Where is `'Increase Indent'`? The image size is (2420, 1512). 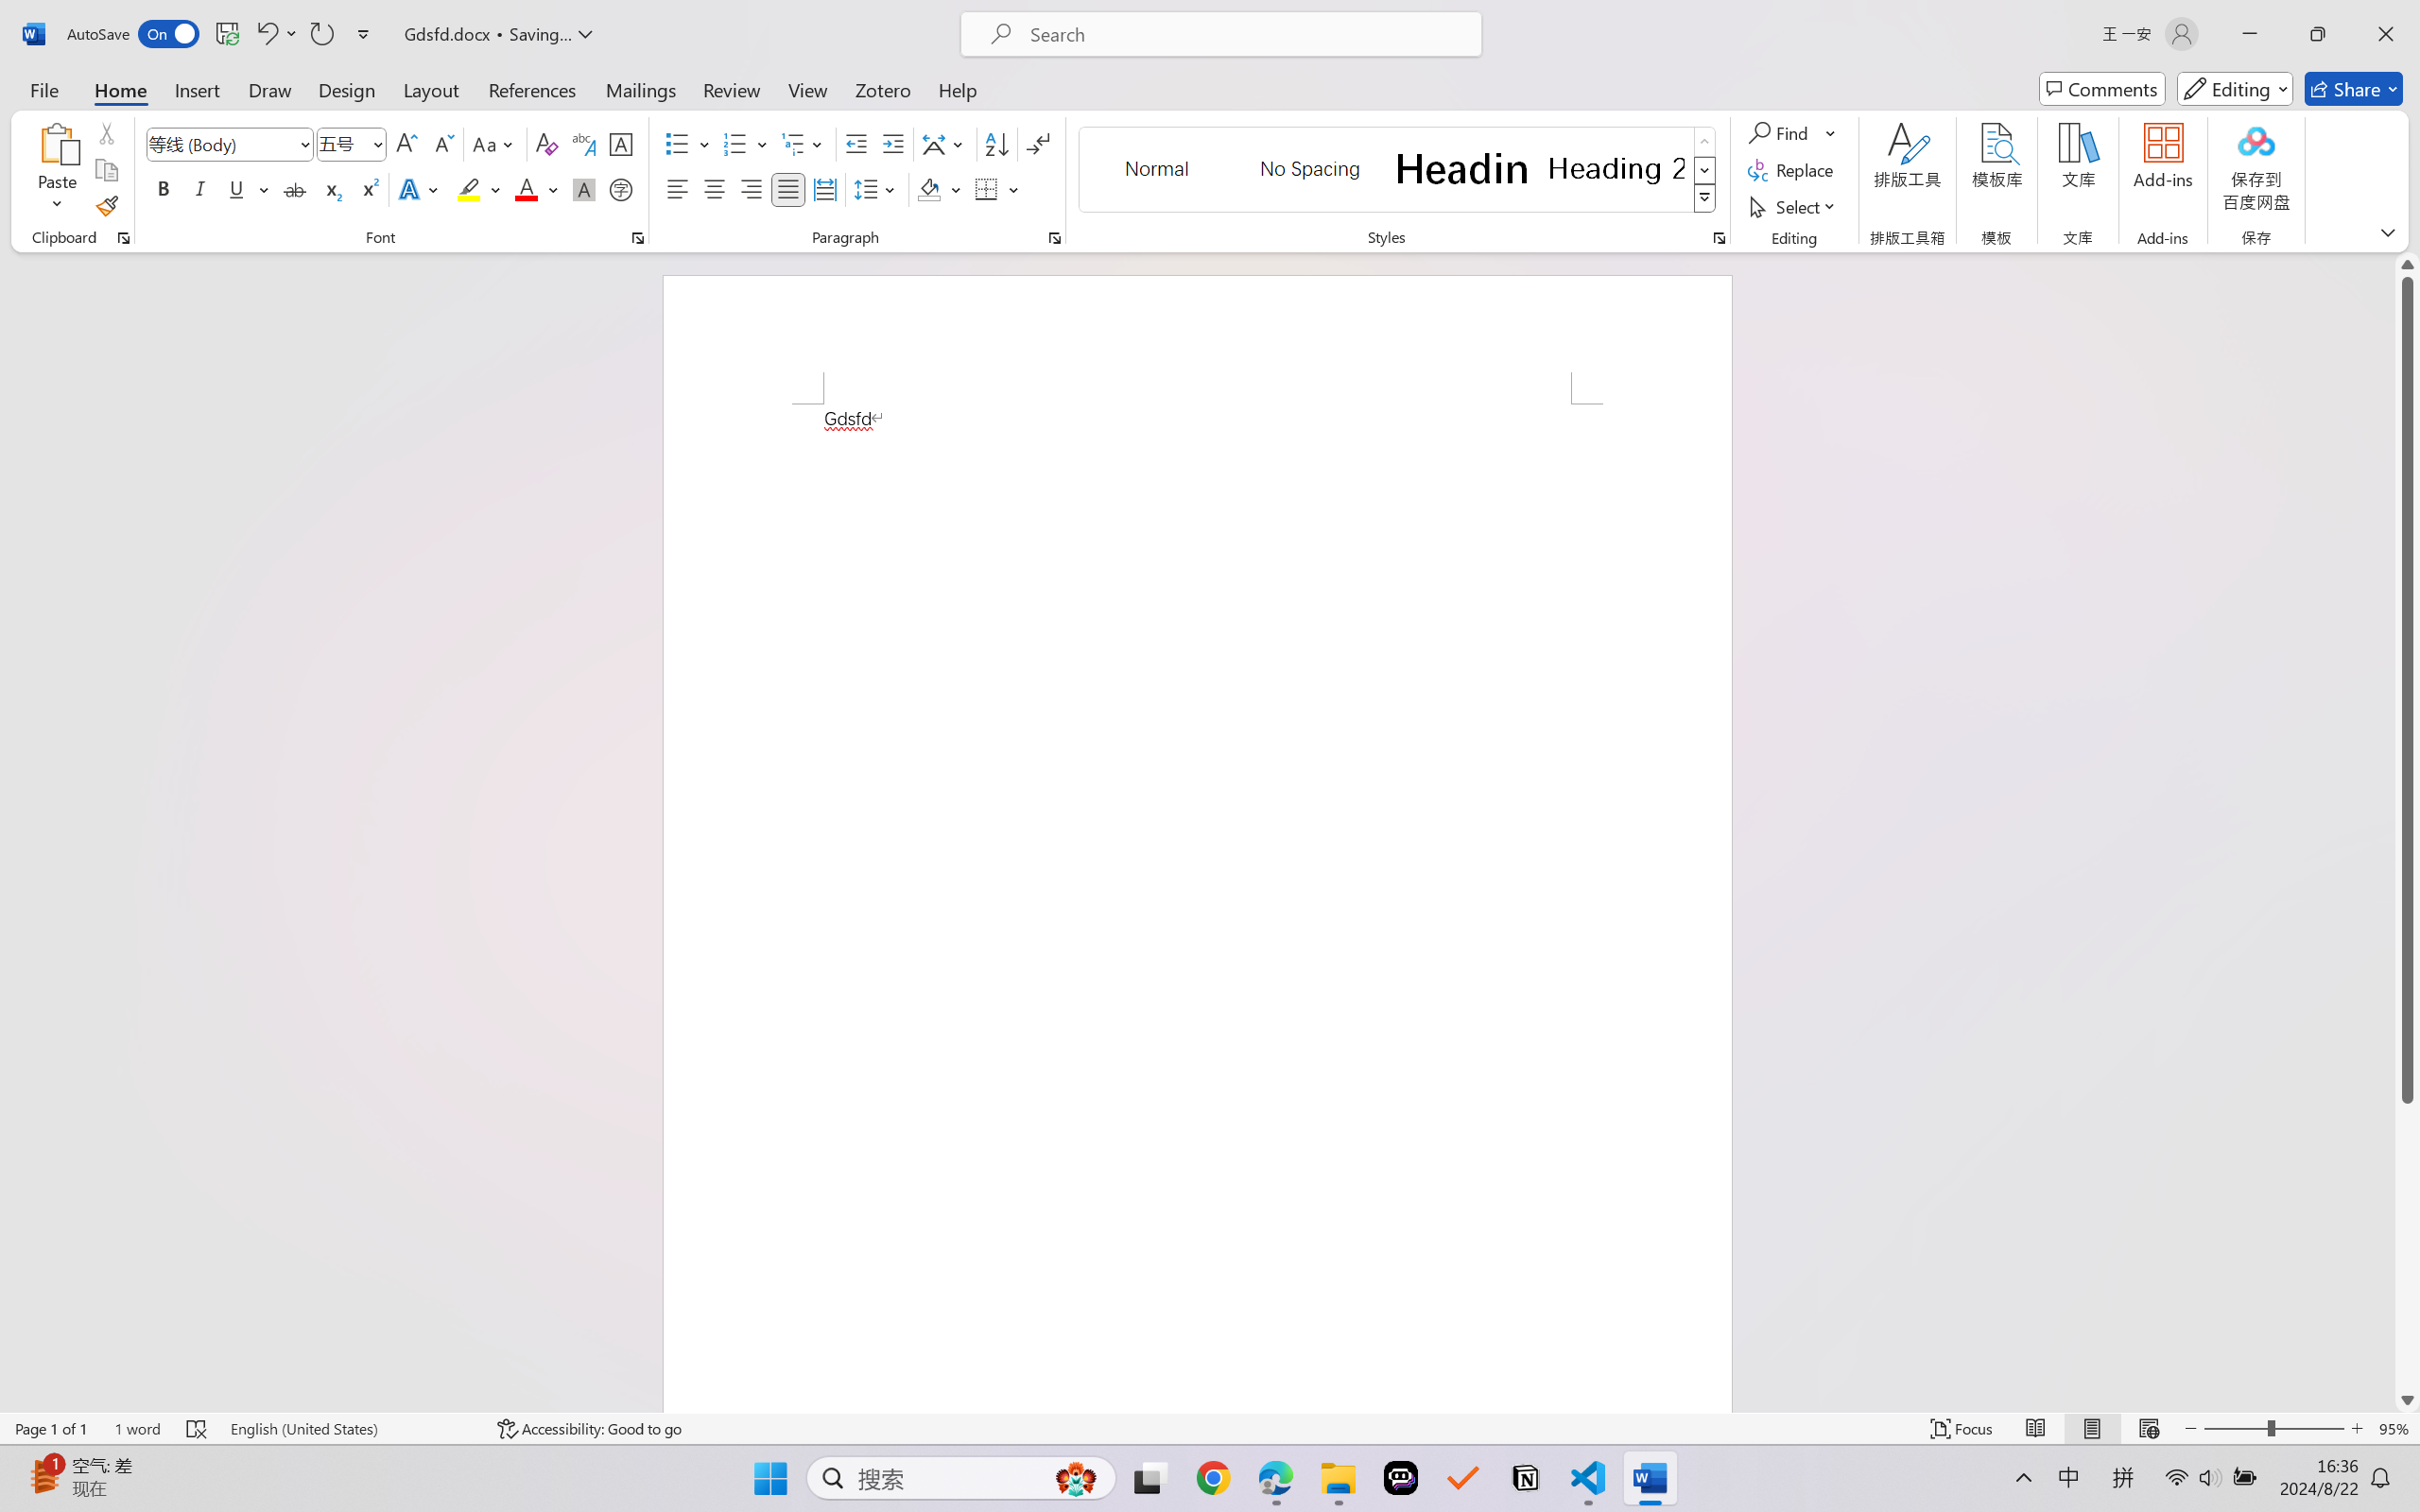 'Increase Indent' is located at coordinates (892, 144).